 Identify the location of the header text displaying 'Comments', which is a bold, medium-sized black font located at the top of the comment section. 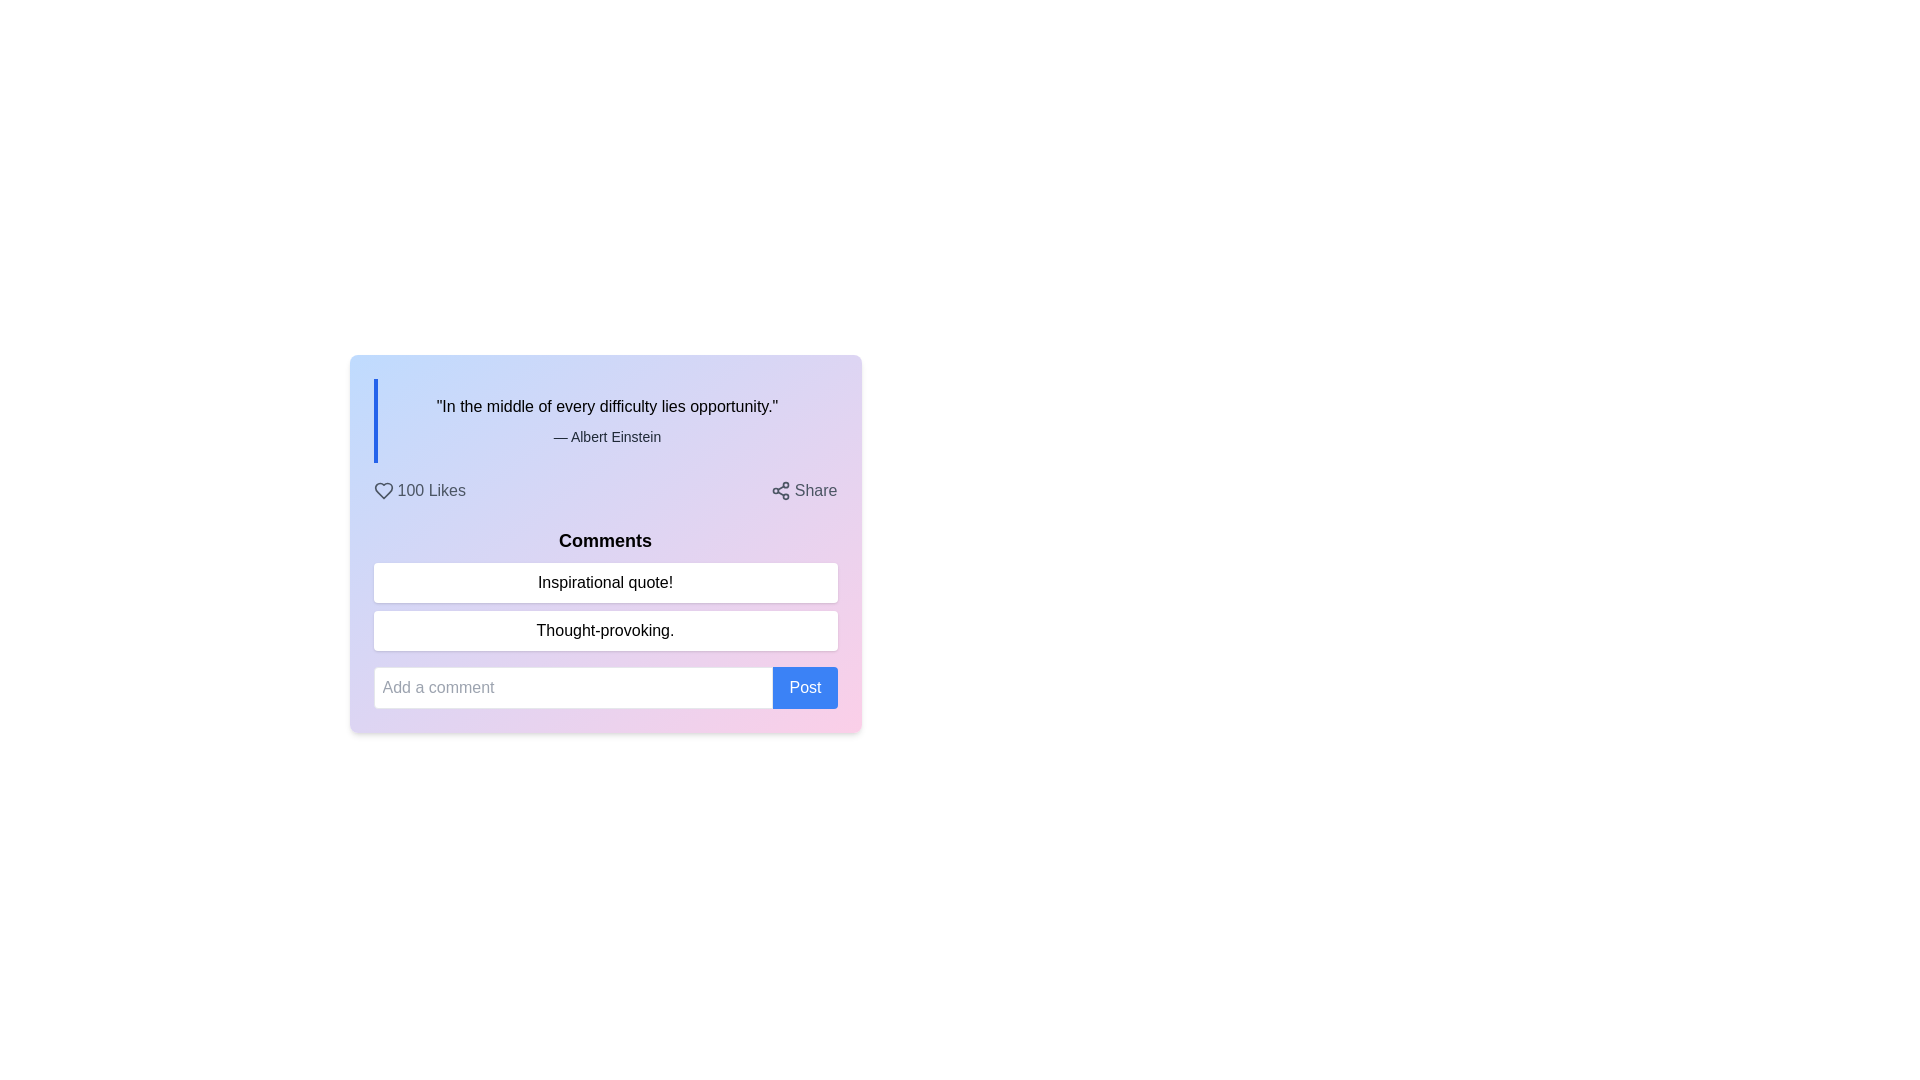
(604, 540).